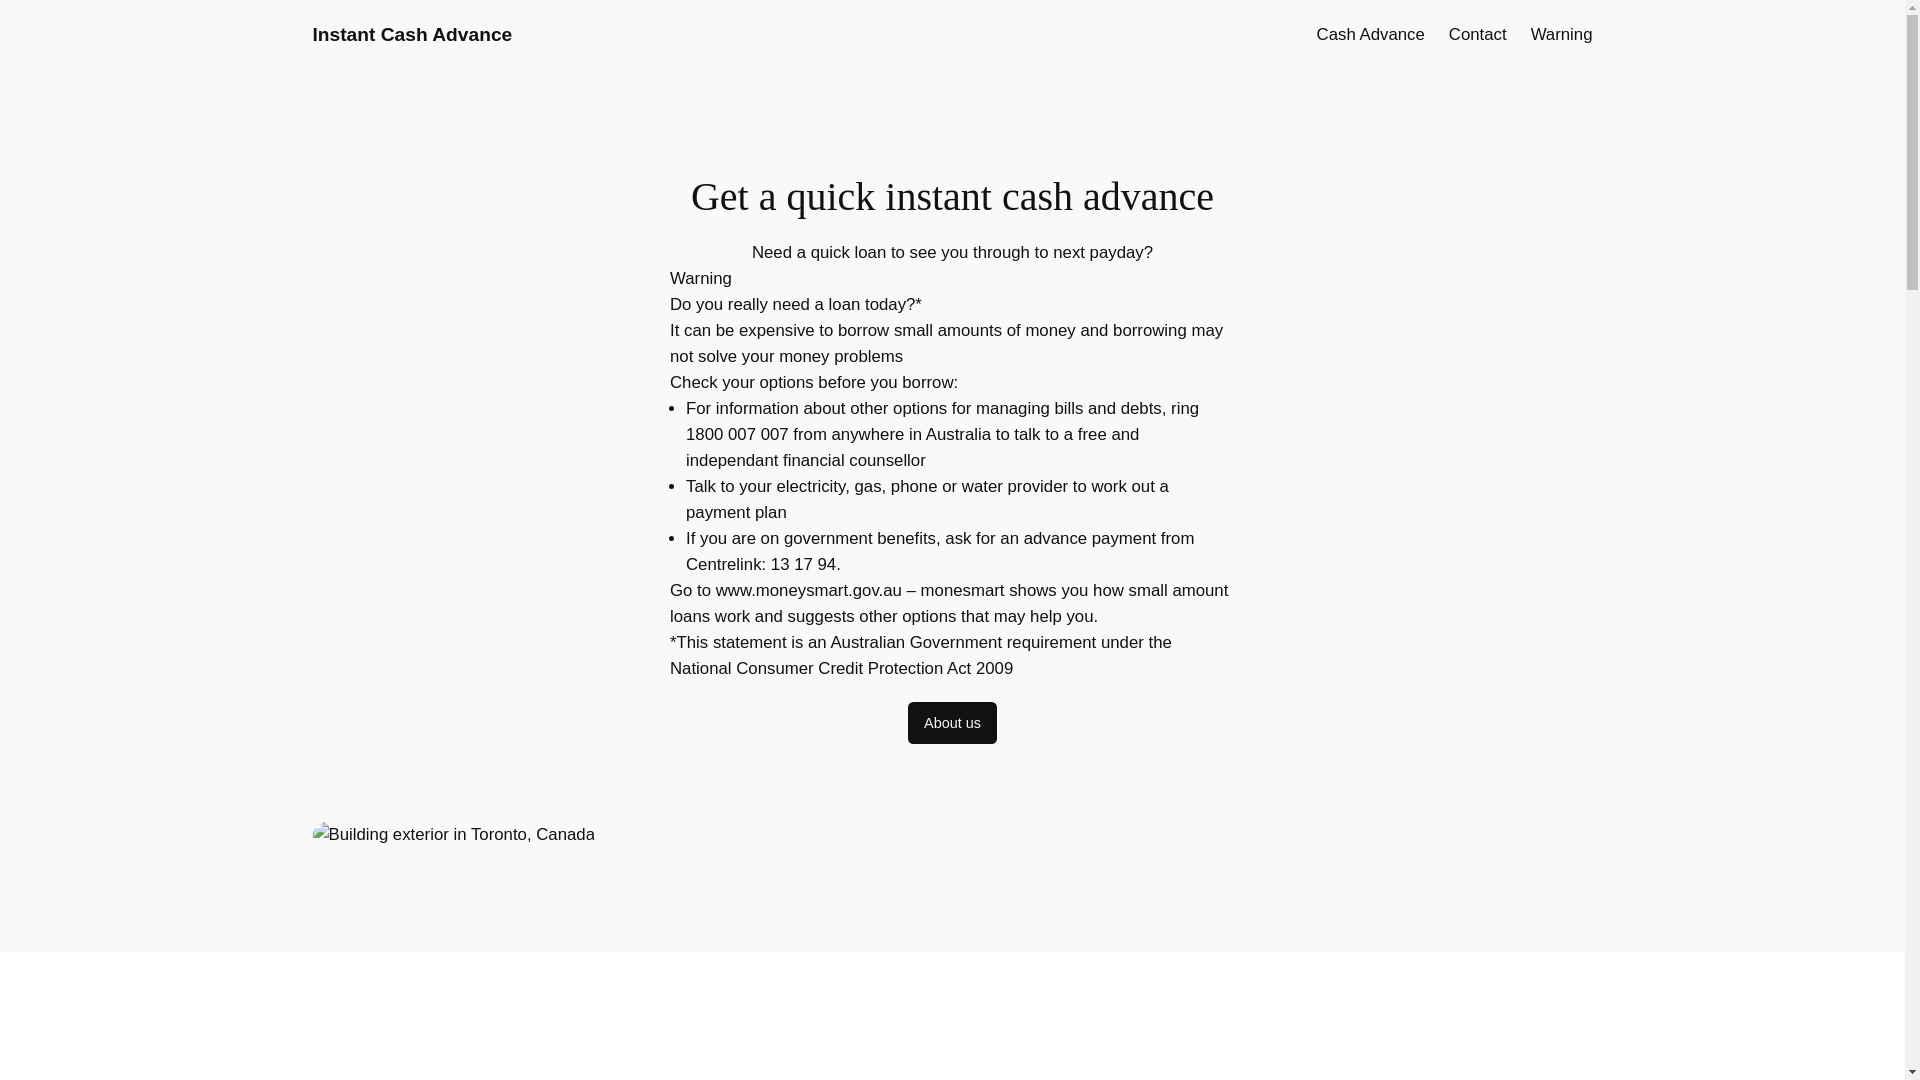 The image size is (1920, 1080). I want to click on 'Warning', so click(1530, 34).